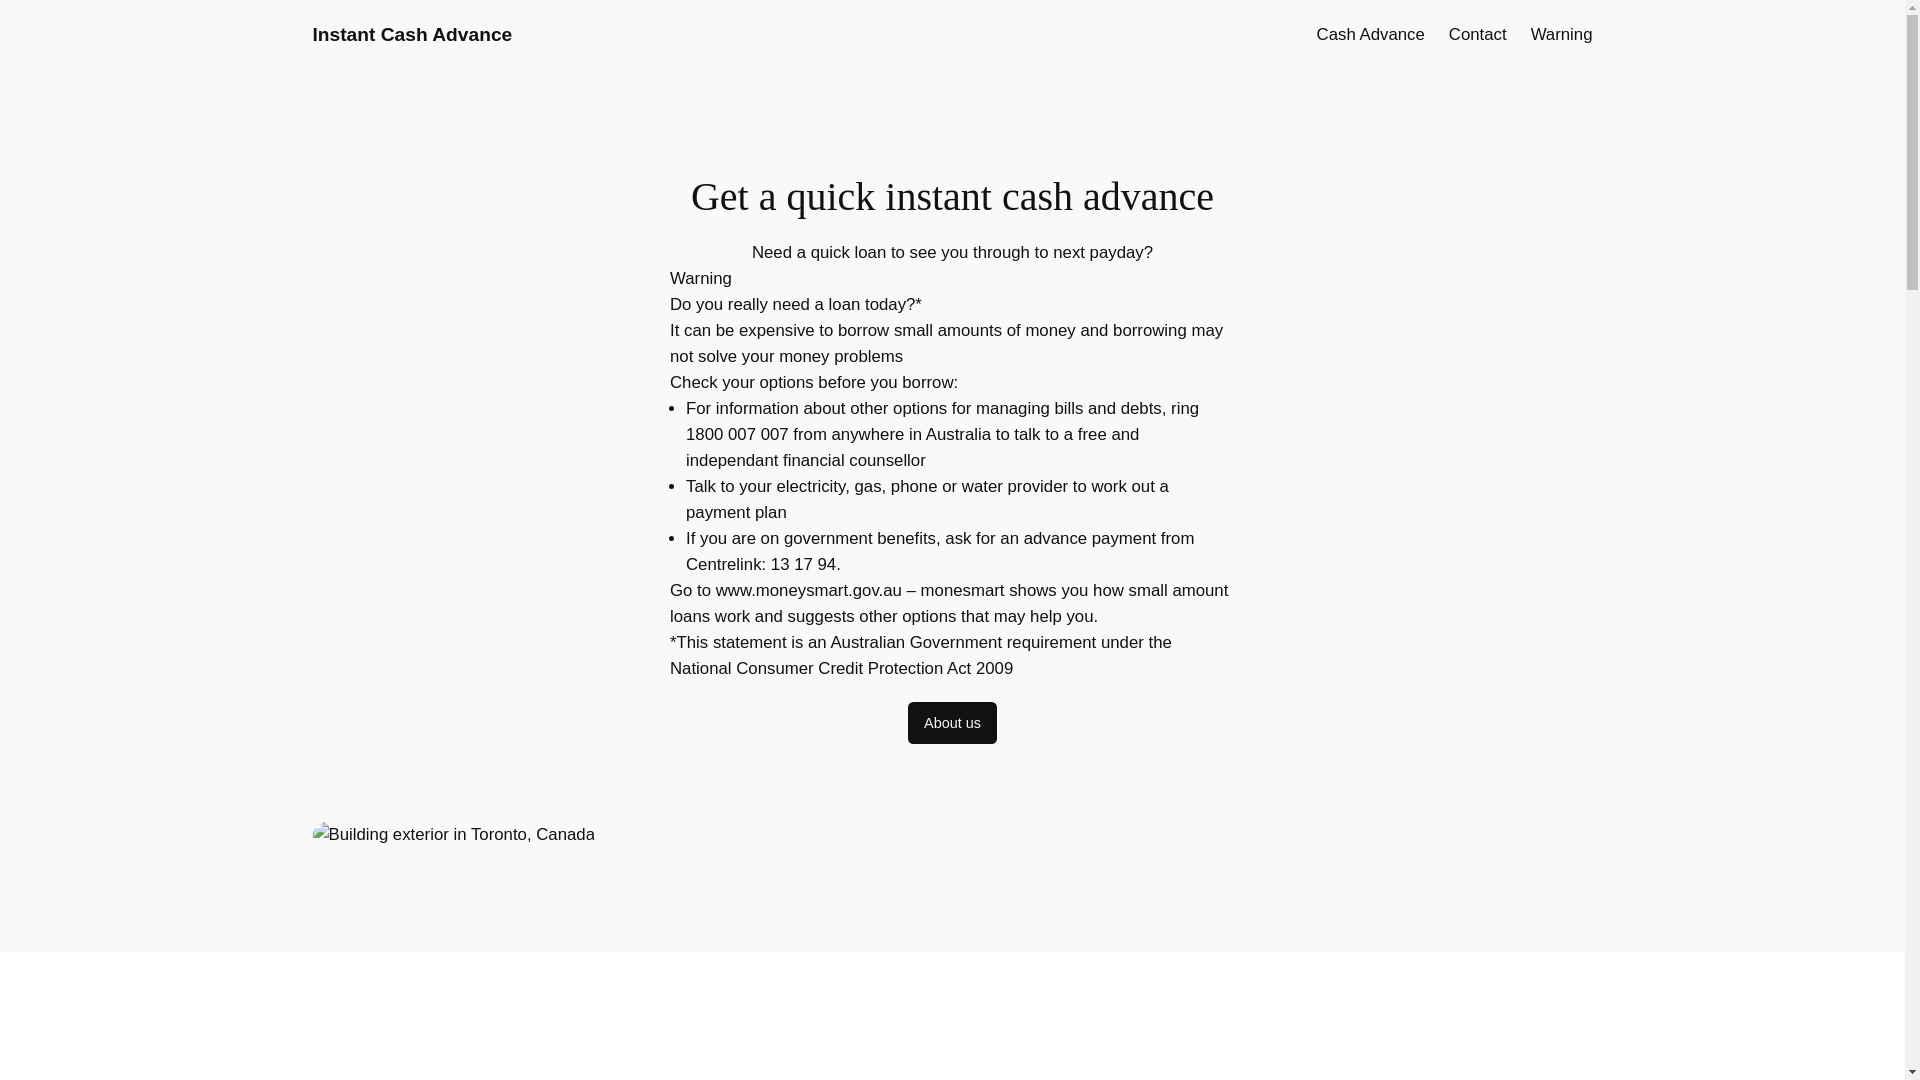 The image size is (1920, 1080). I want to click on 'Warning', so click(1530, 34).